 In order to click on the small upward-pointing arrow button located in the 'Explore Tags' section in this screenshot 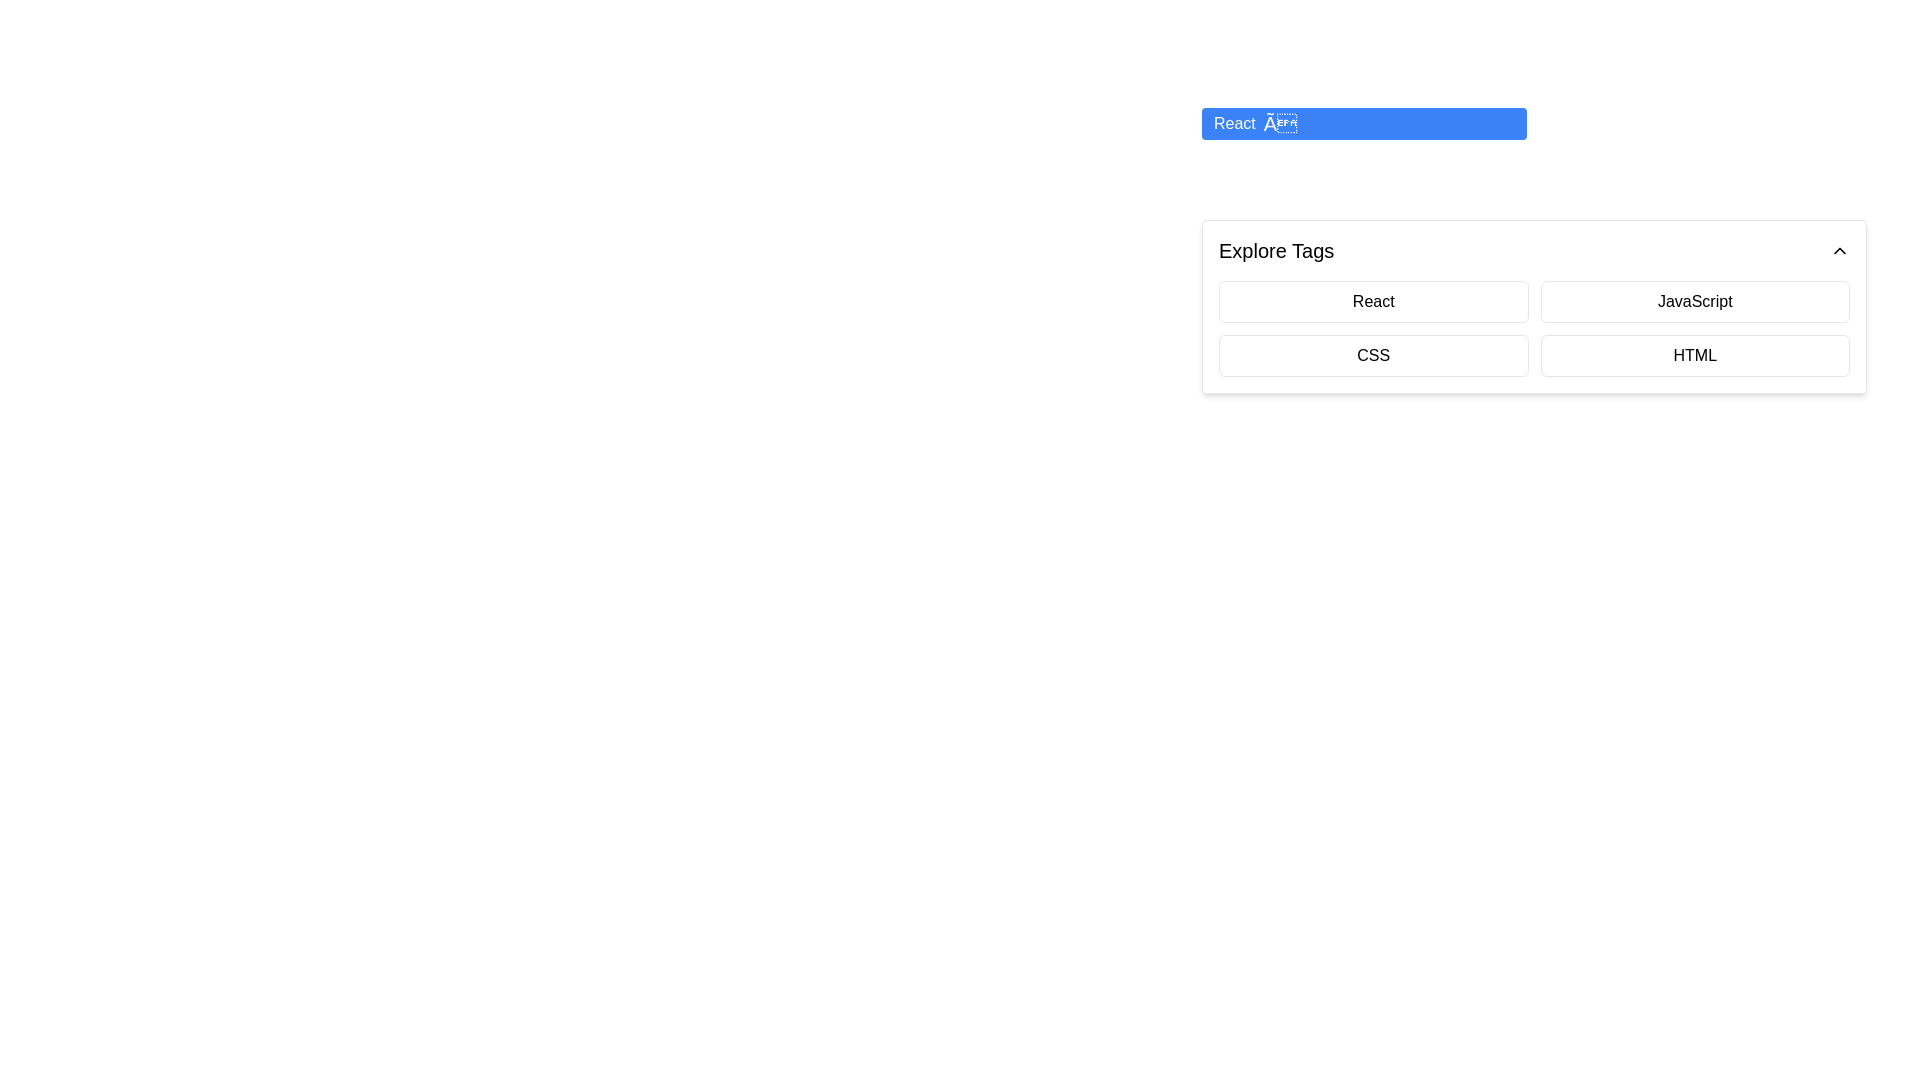, I will do `click(1839, 249)`.